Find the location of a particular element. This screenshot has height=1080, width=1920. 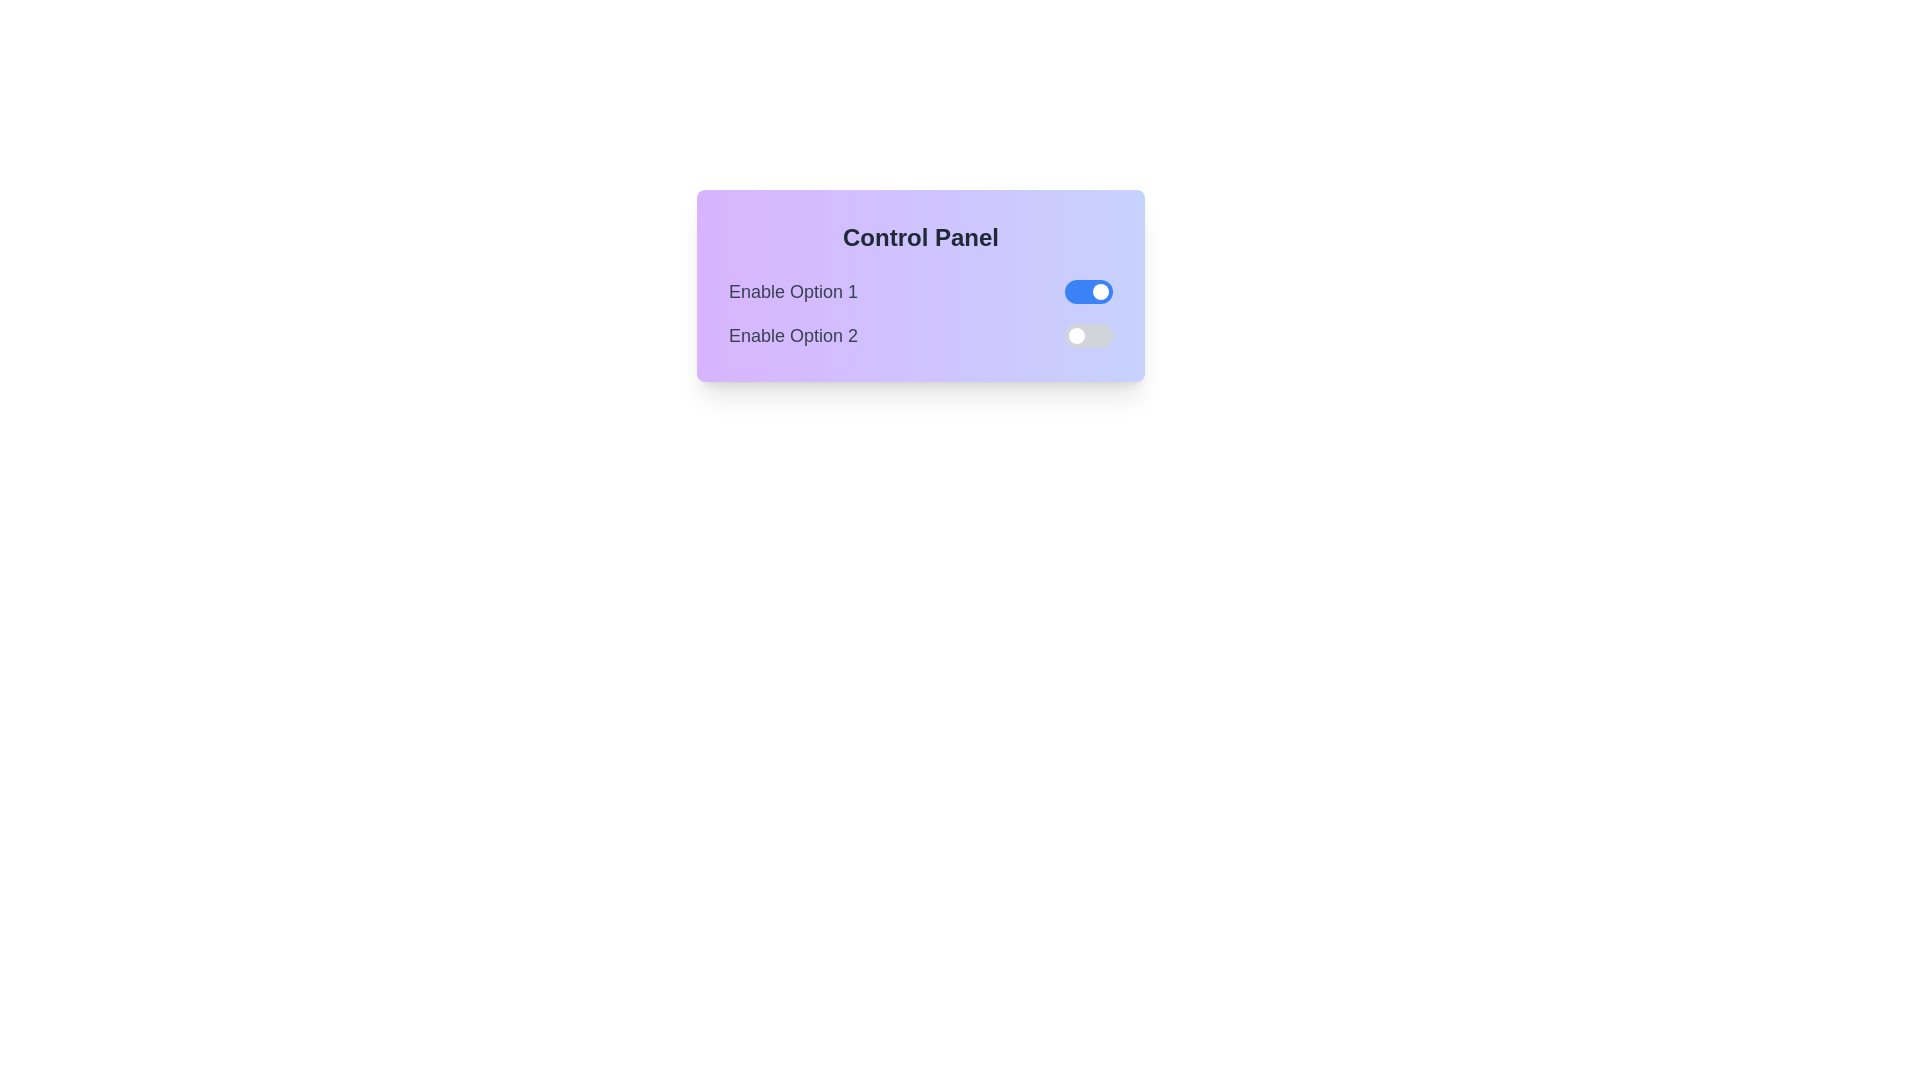

the toggle switch labeled 'Enable Option 1' which is styled with a blue background and a white circular slider, indicating it is in an active state is located at coordinates (920, 292).